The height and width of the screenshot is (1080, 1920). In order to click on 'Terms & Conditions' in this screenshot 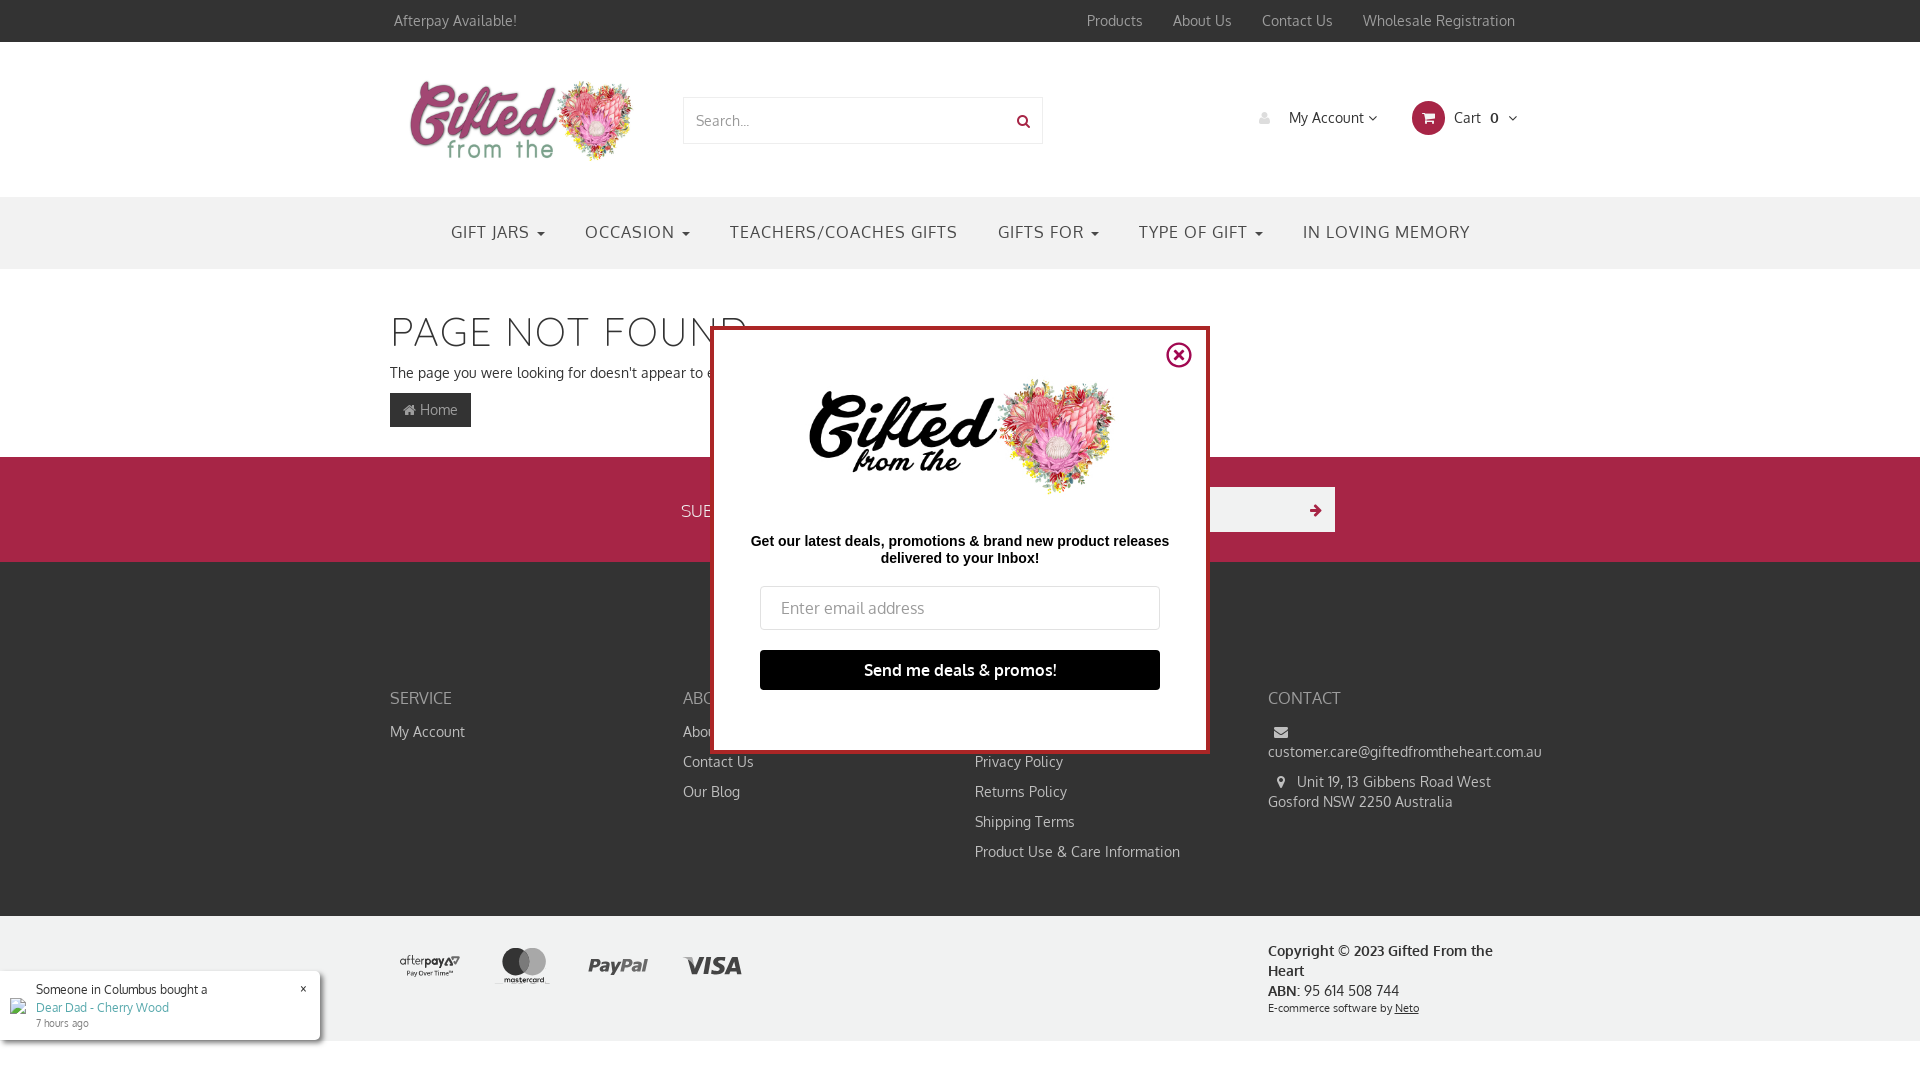, I will do `click(1098, 732)`.